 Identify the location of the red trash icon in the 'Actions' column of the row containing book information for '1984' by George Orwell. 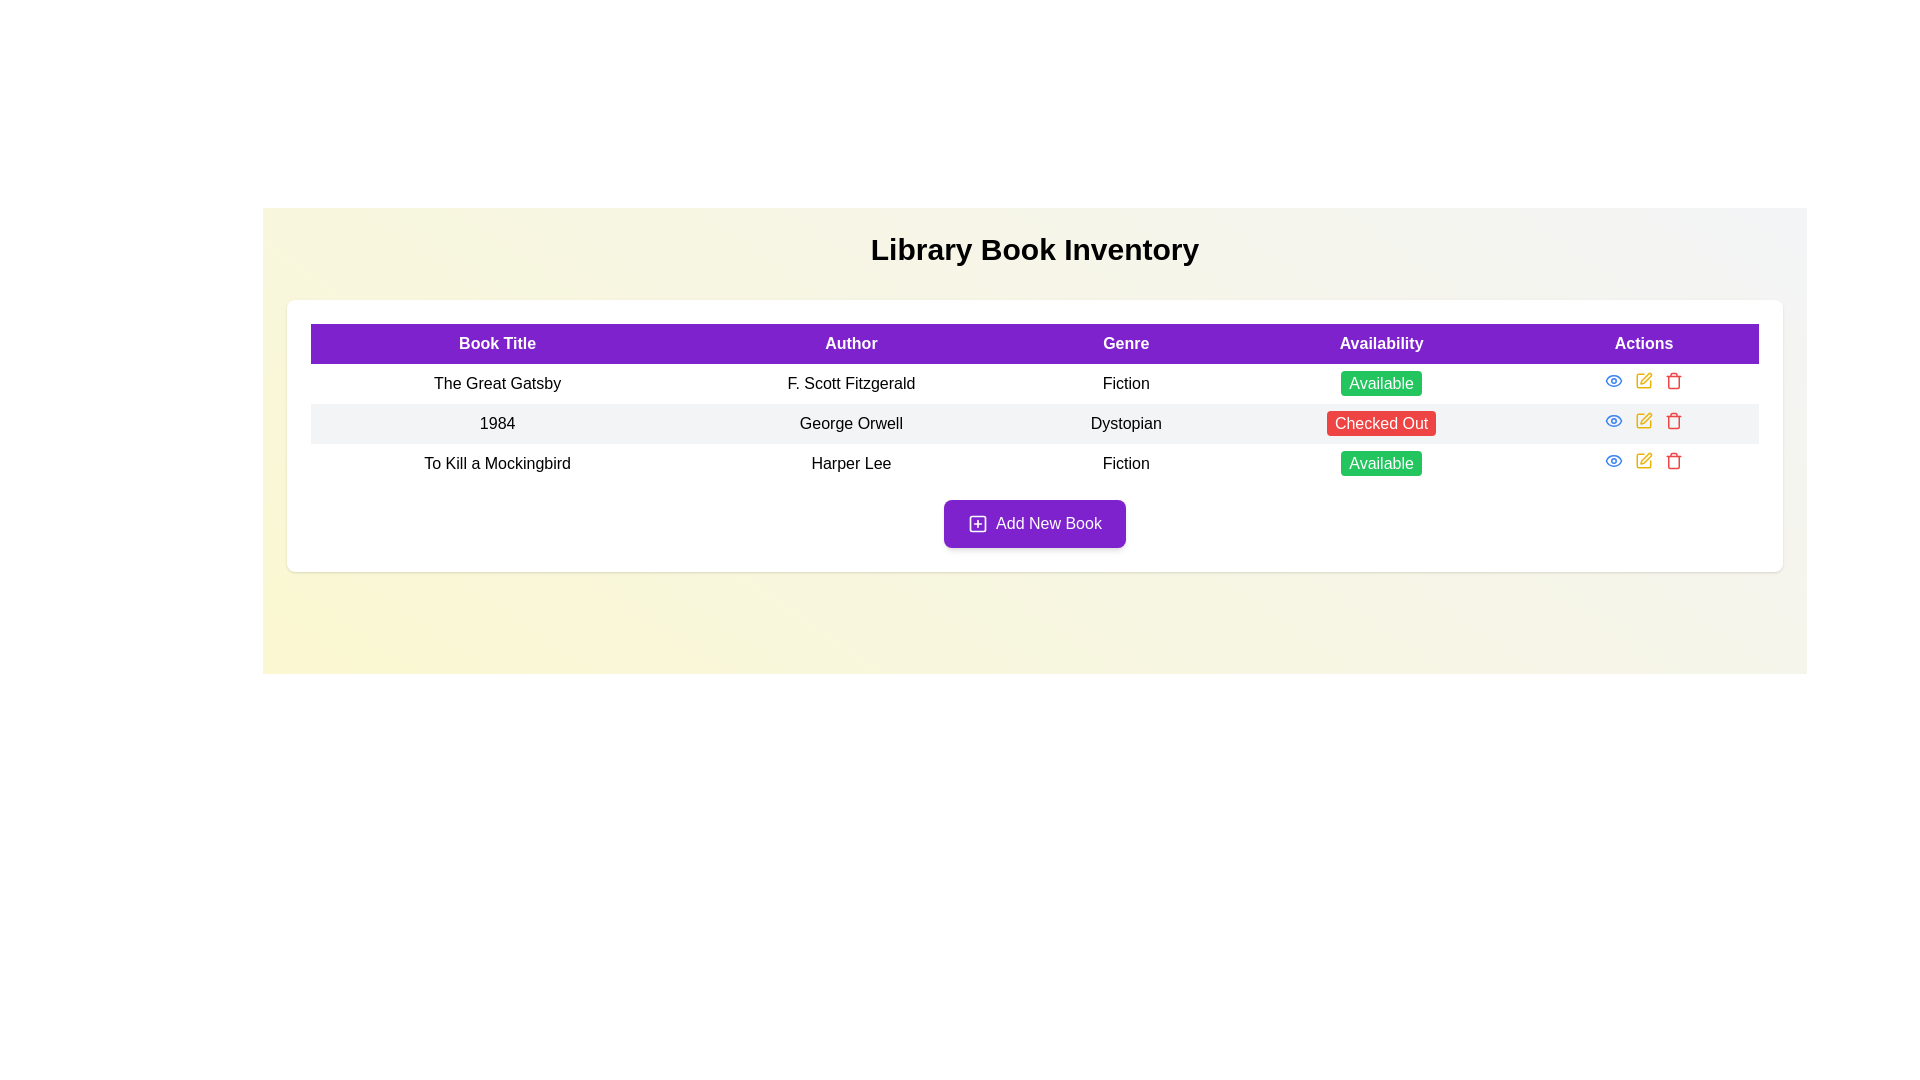
(1674, 381).